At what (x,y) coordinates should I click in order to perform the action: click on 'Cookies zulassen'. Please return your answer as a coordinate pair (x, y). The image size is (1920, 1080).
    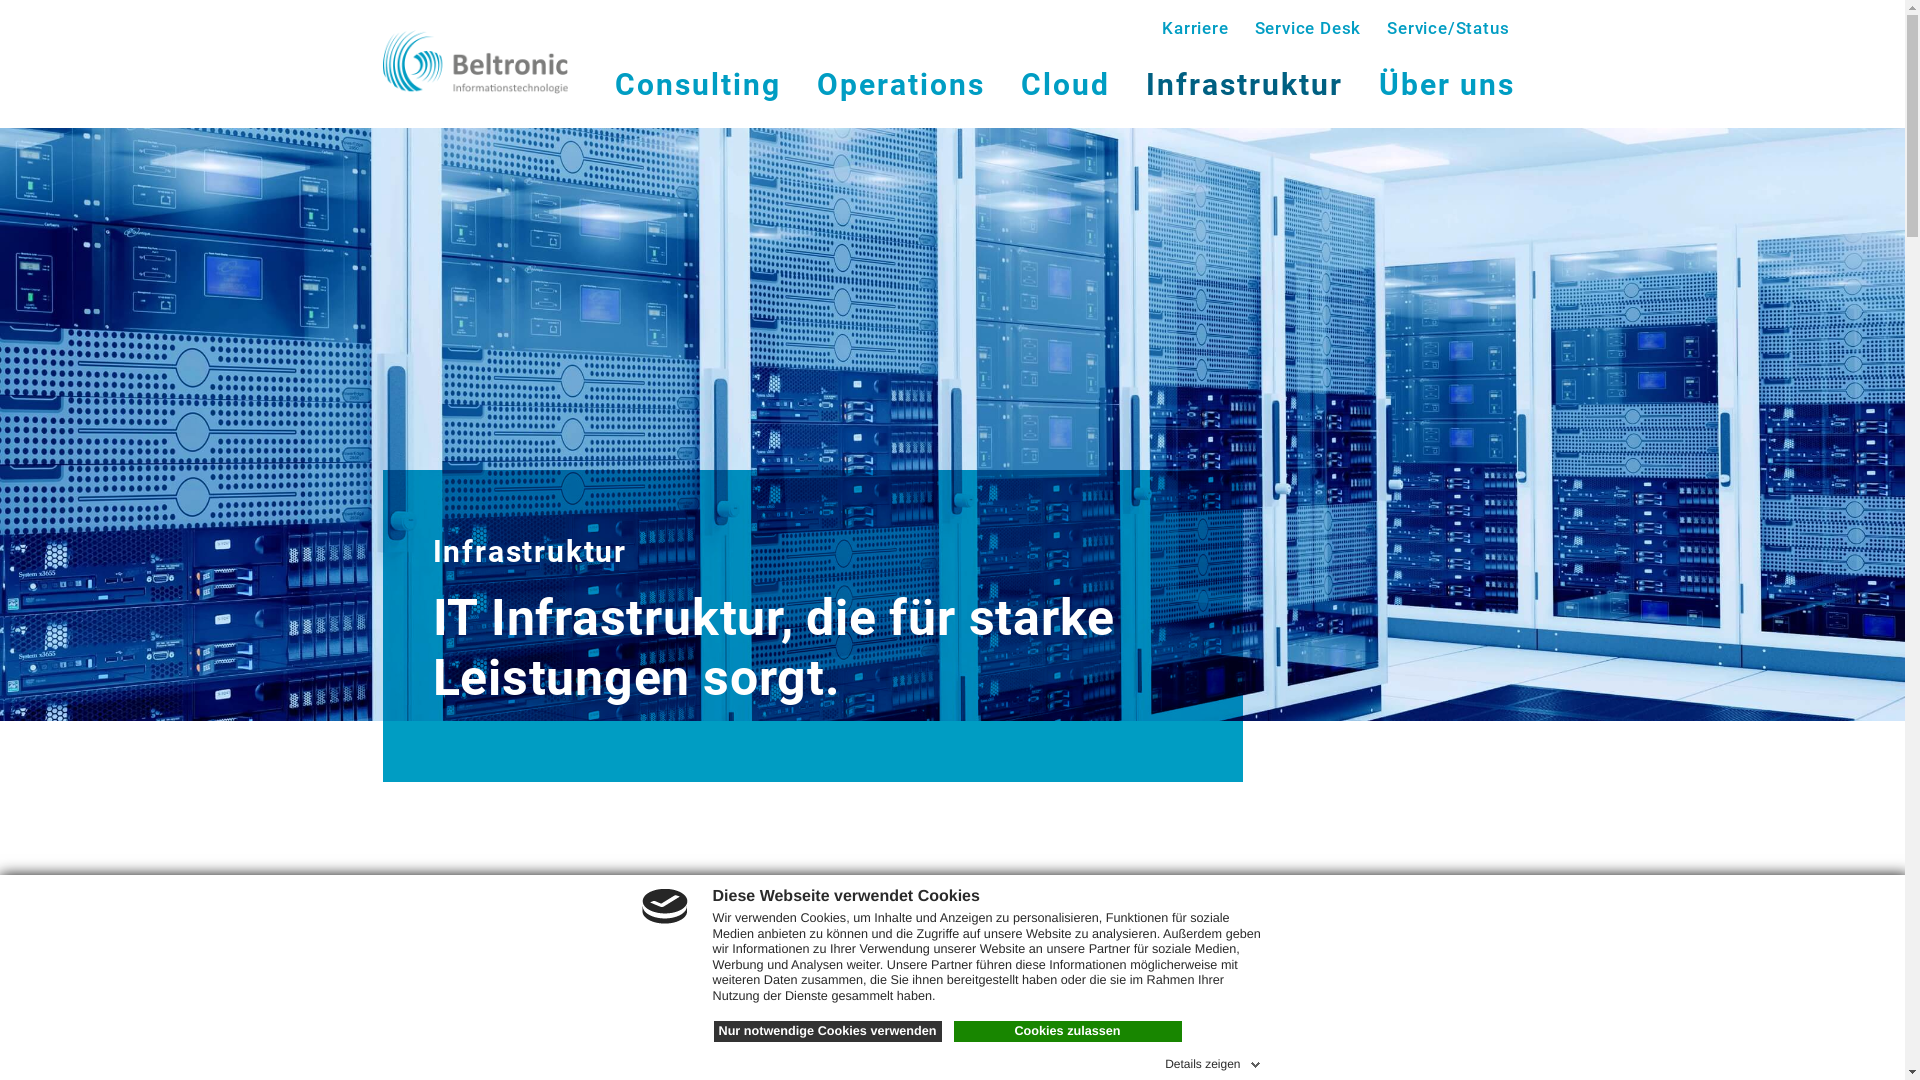
    Looking at the image, I should click on (1067, 1032).